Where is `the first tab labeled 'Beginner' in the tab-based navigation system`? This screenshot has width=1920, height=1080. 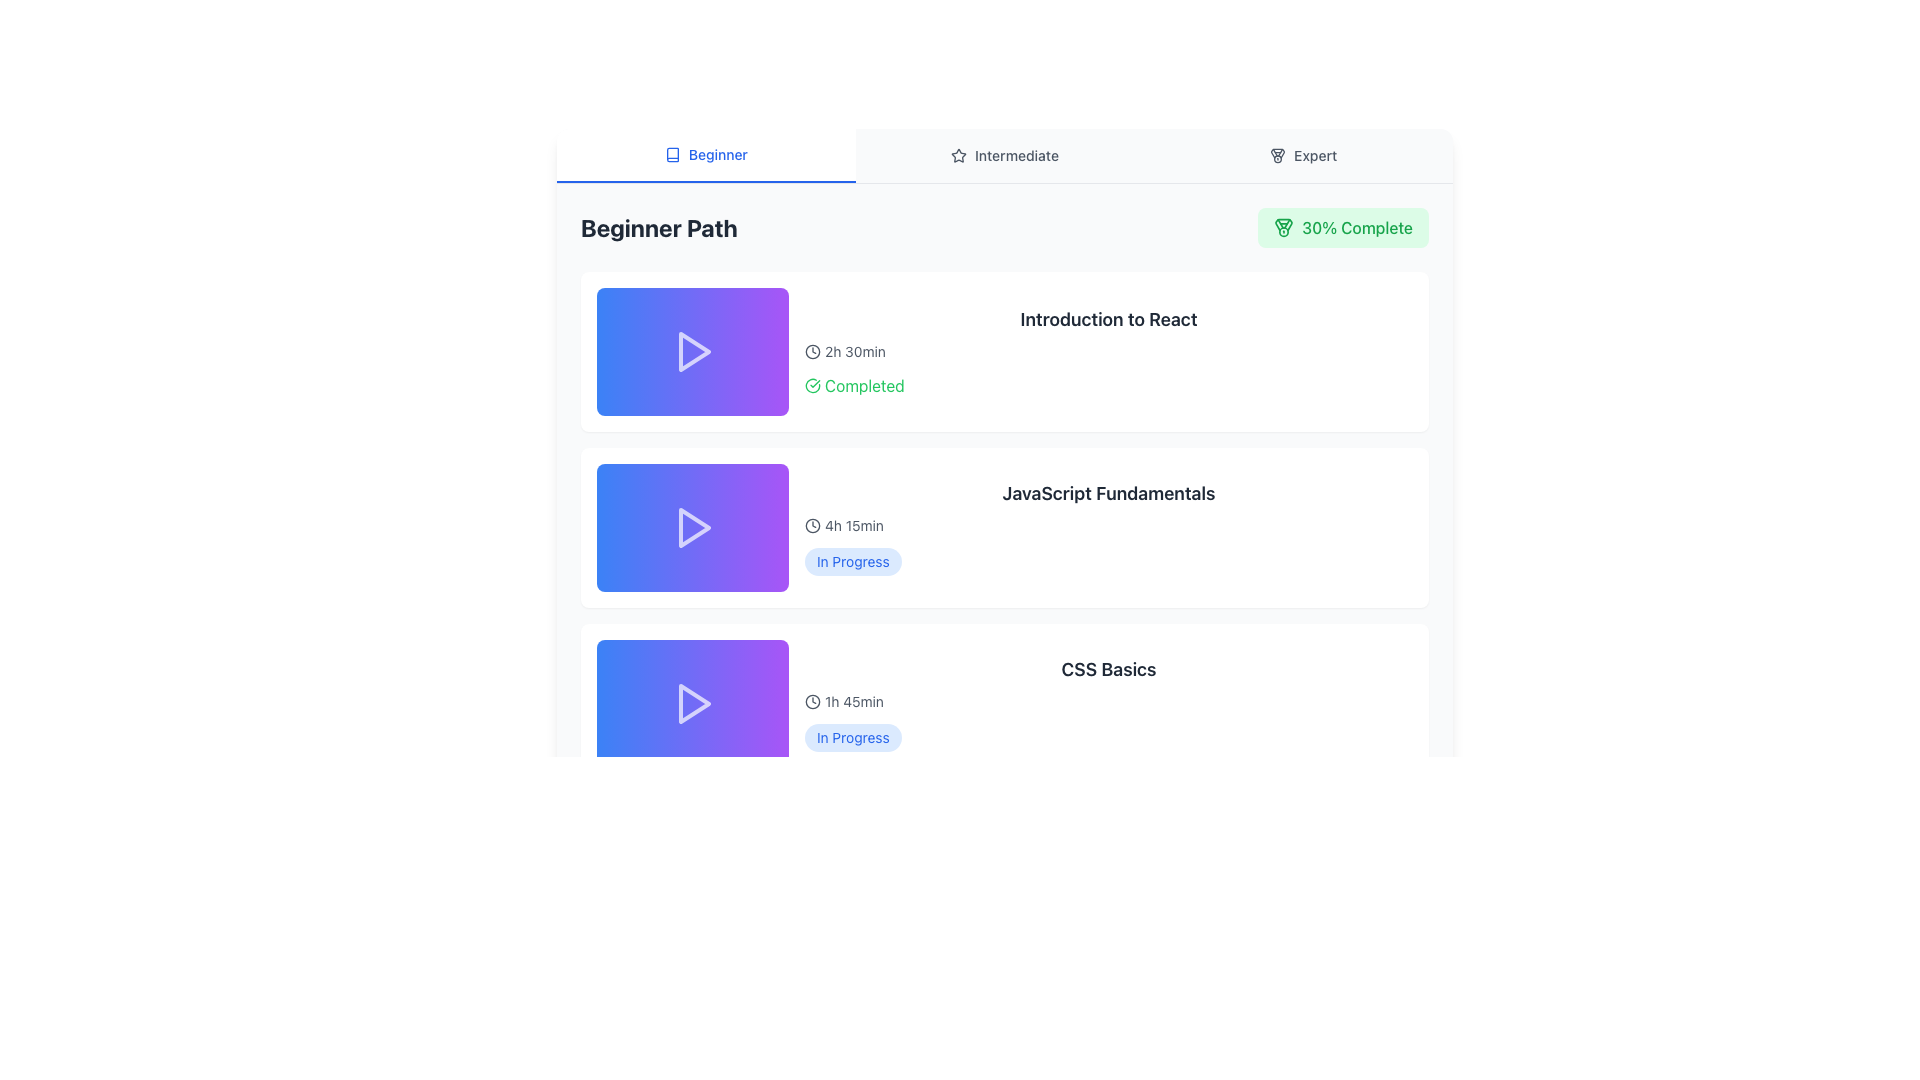 the first tab labeled 'Beginner' in the tab-based navigation system is located at coordinates (706, 154).